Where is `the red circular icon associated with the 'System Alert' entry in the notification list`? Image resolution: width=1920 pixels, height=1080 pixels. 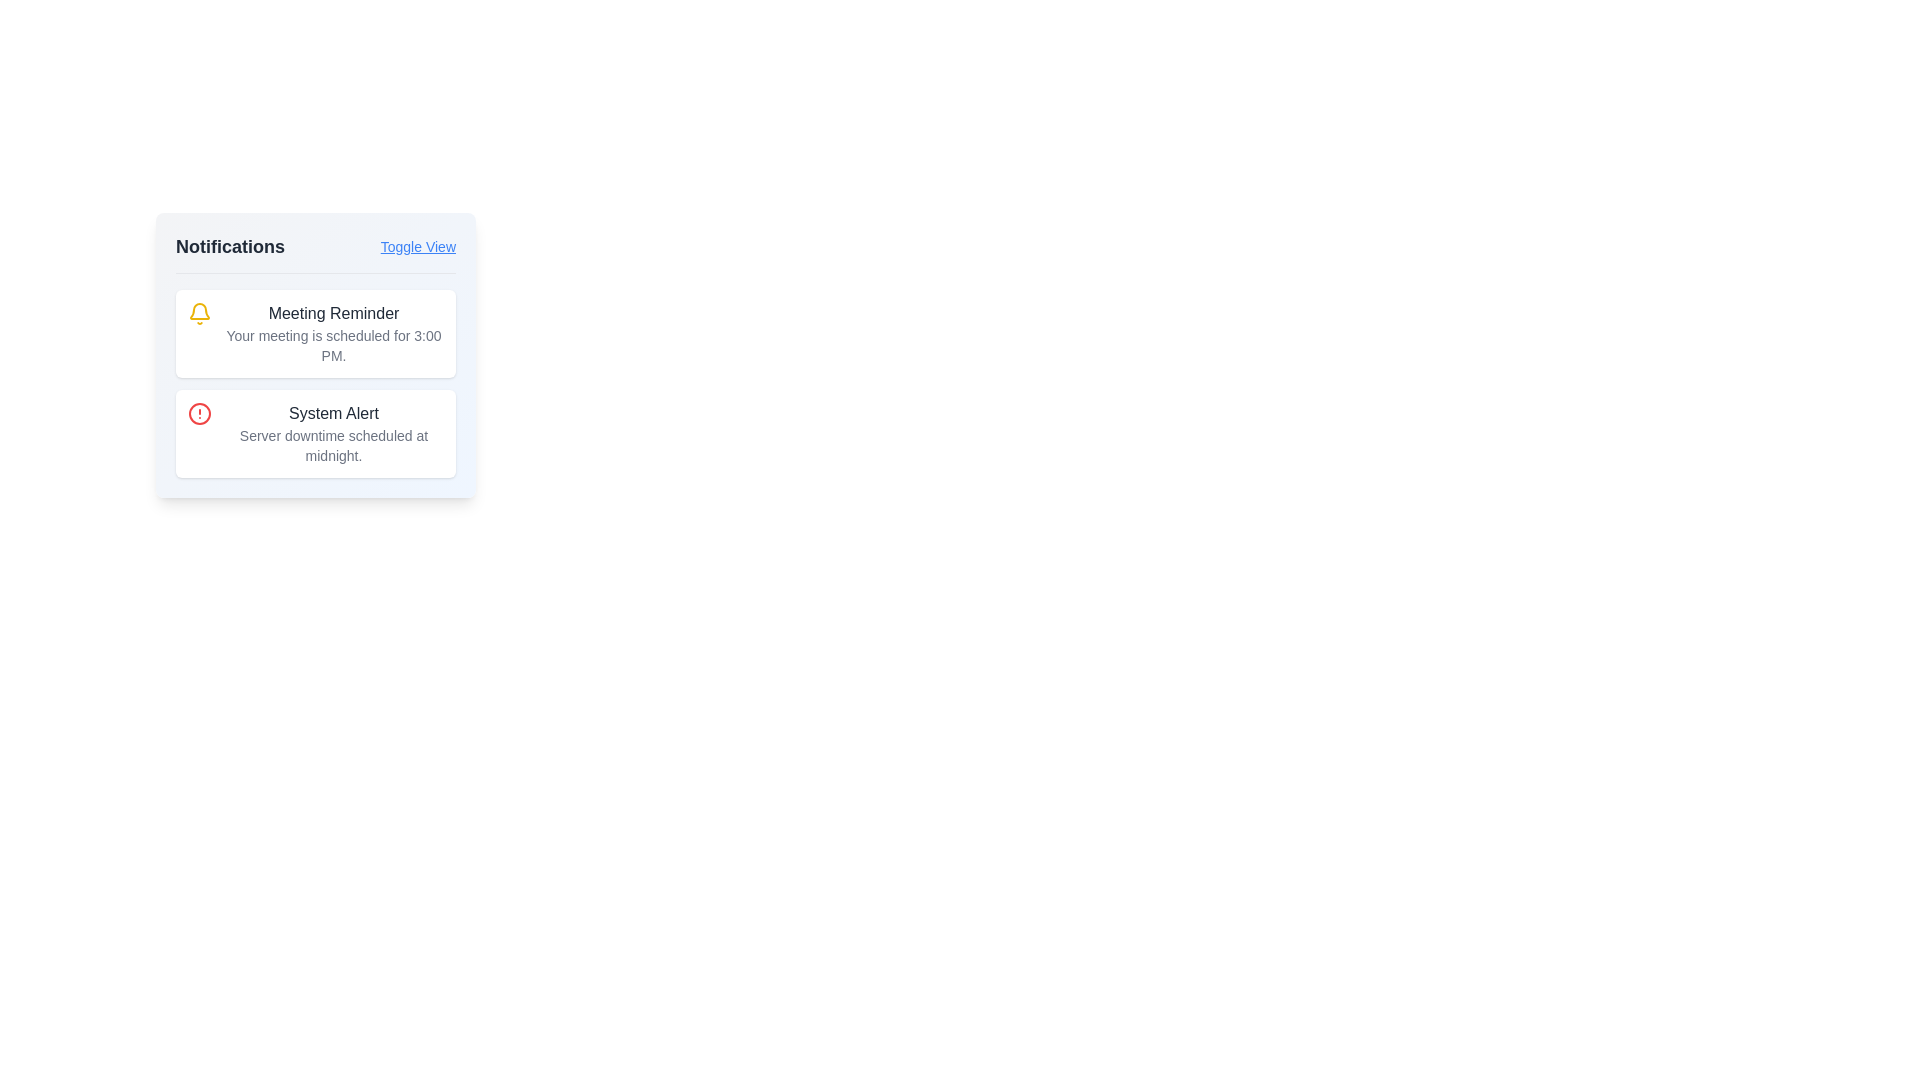
the red circular icon associated with the 'System Alert' entry in the notification list is located at coordinates (200, 412).